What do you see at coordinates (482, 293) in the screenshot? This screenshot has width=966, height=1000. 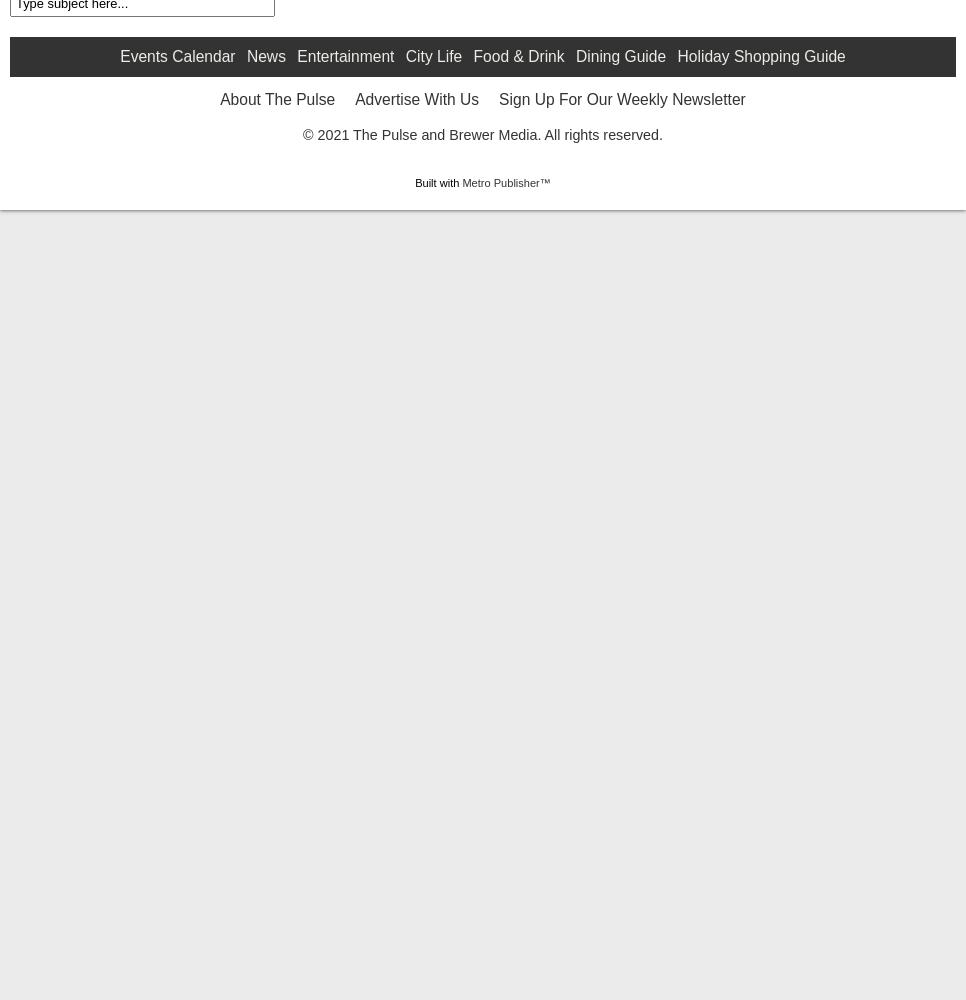 I see `'© 2021 The Pulse and Brewer Media. All rights reserved.'` at bounding box center [482, 293].